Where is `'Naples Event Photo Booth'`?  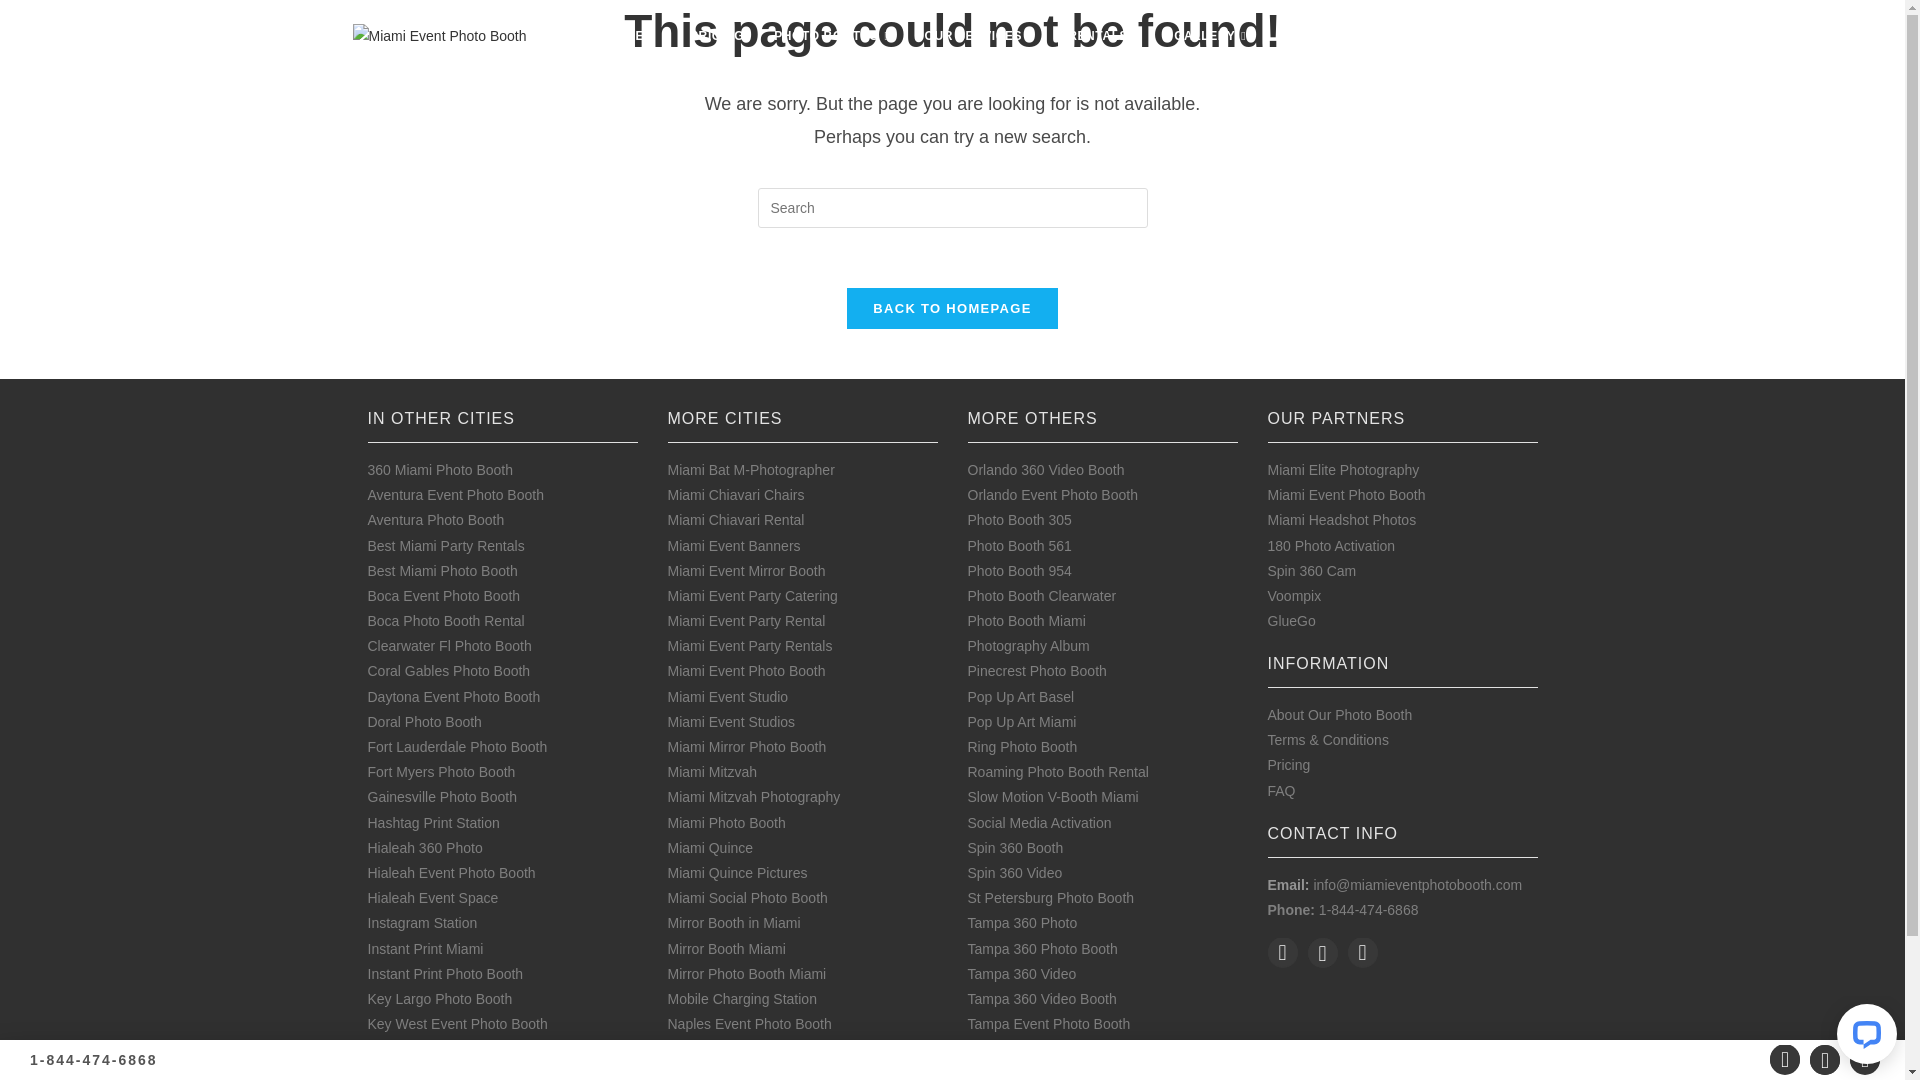
'Naples Event Photo Booth' is located at coordinates (748, 1023).